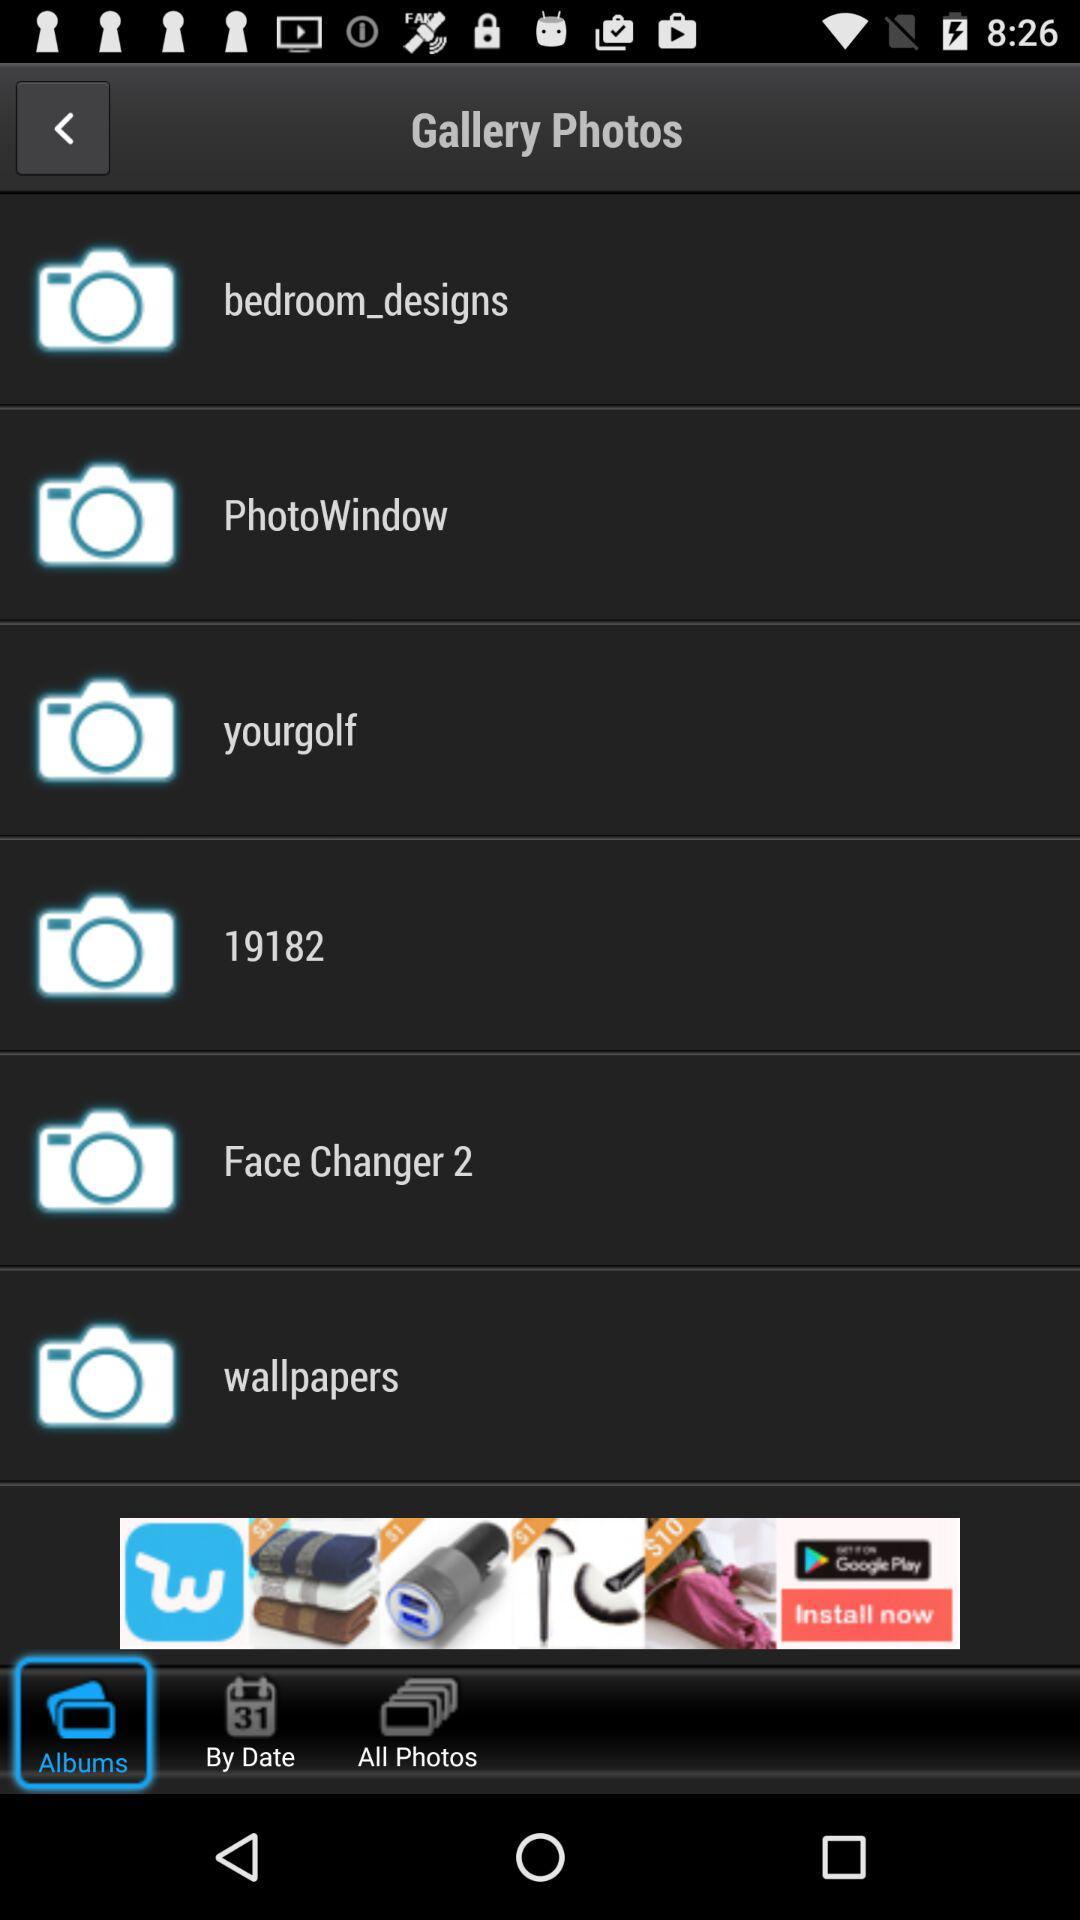 This screenshot has width=1080, height=1920. I want to click on calendar icon, so click(249, 1693).